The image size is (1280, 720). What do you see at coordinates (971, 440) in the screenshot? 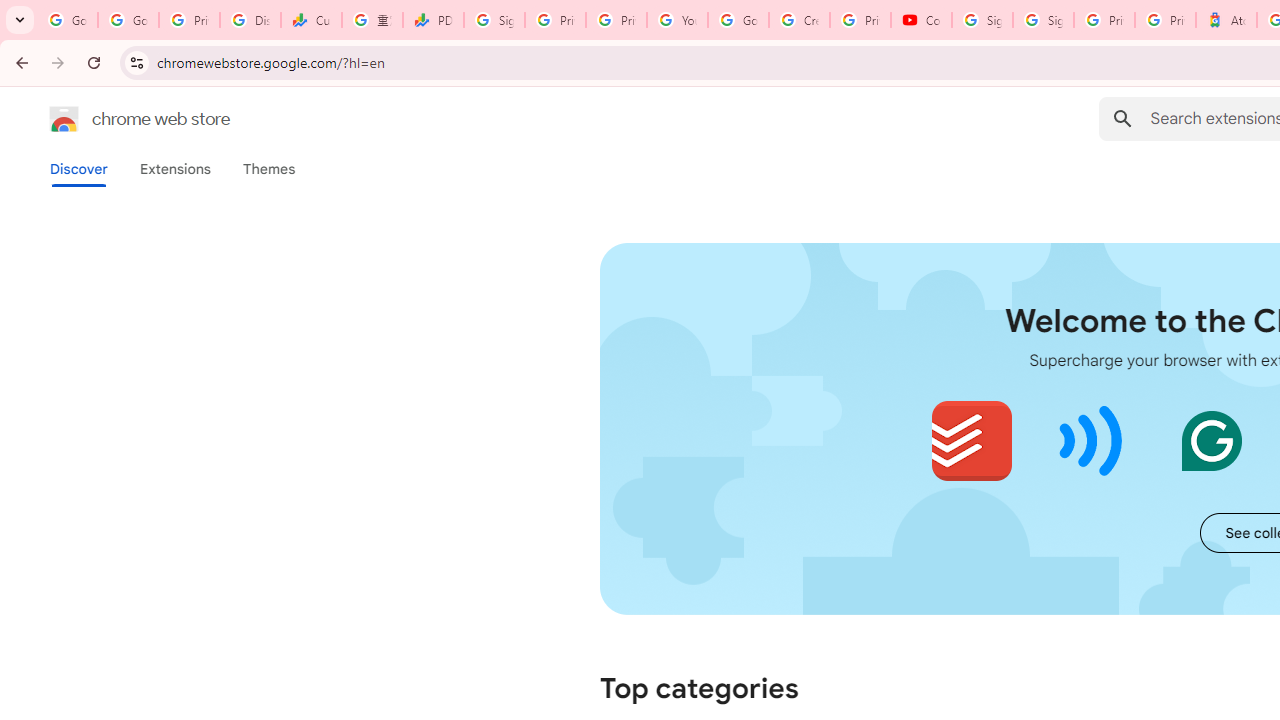
I see `'Todoist for Chrome'` at bounding box center [971, 440].